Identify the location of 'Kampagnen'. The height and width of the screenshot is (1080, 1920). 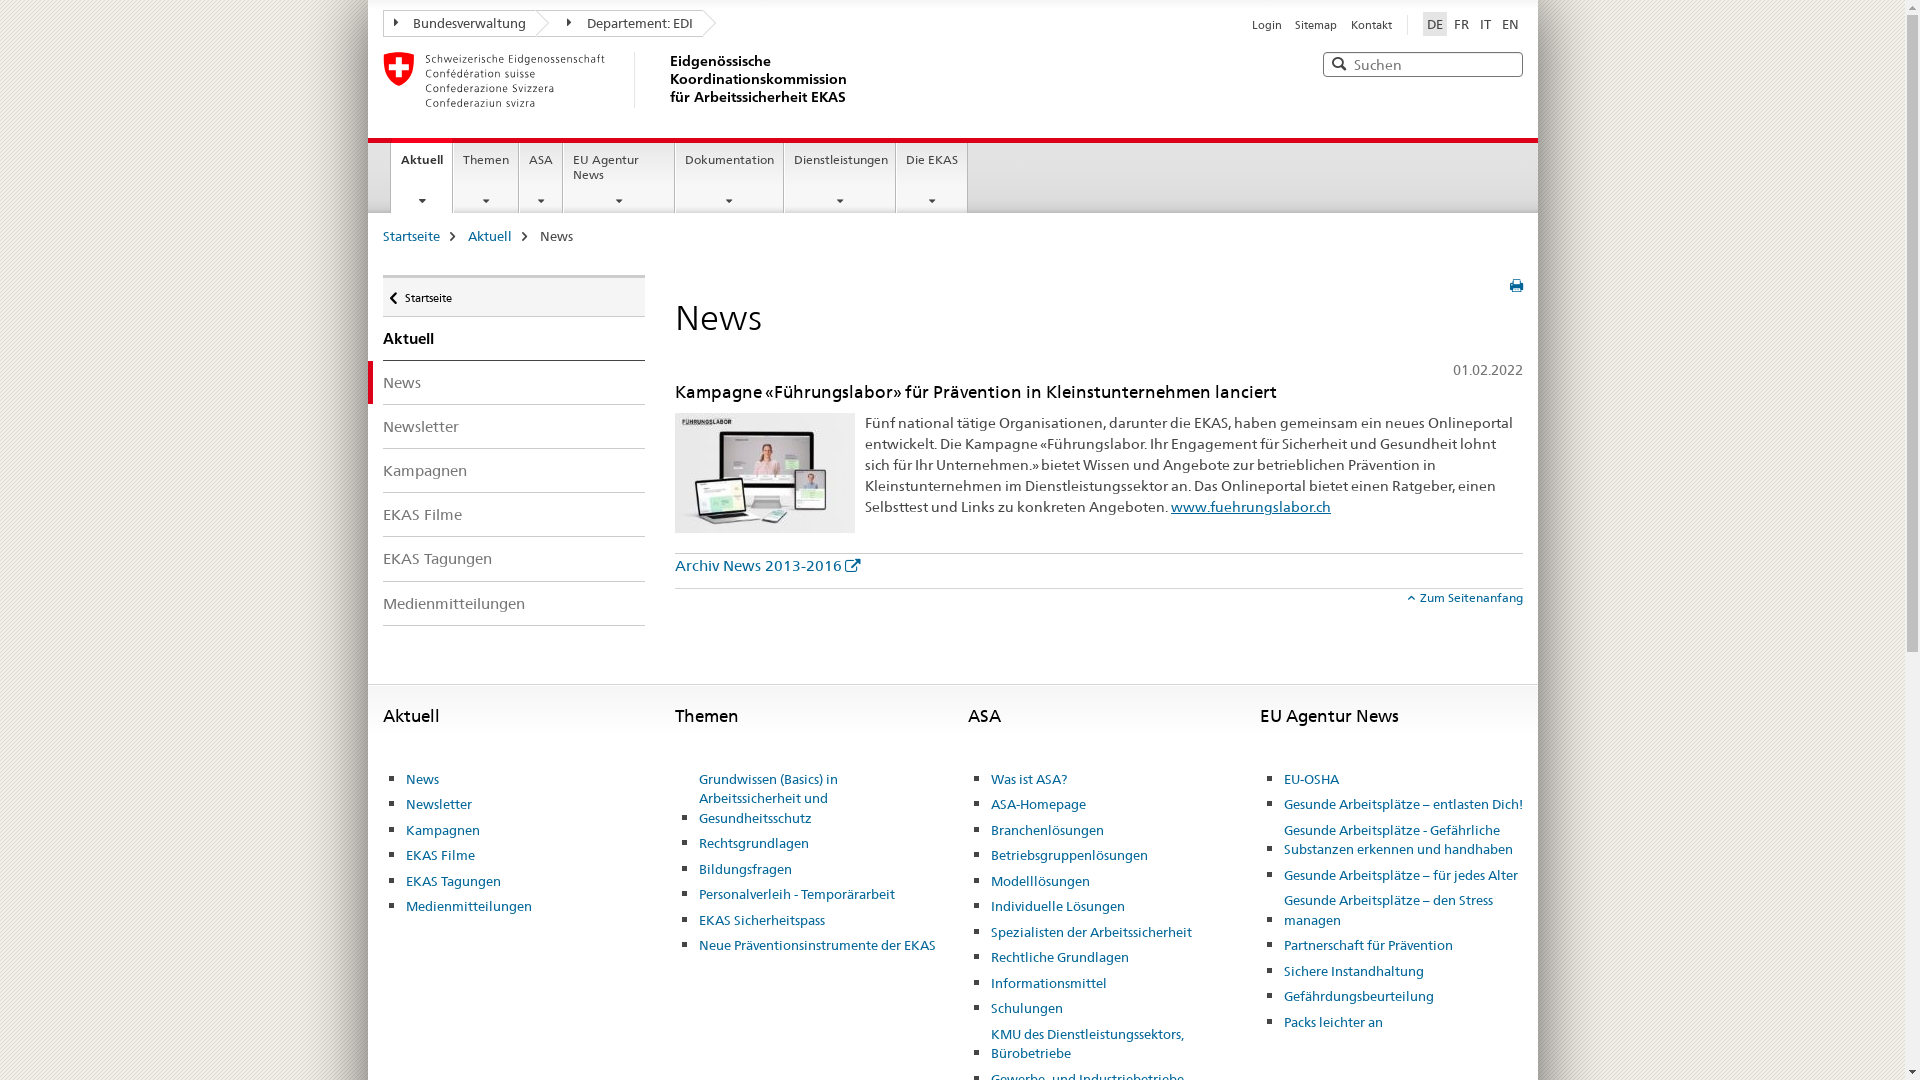
(513, 470).